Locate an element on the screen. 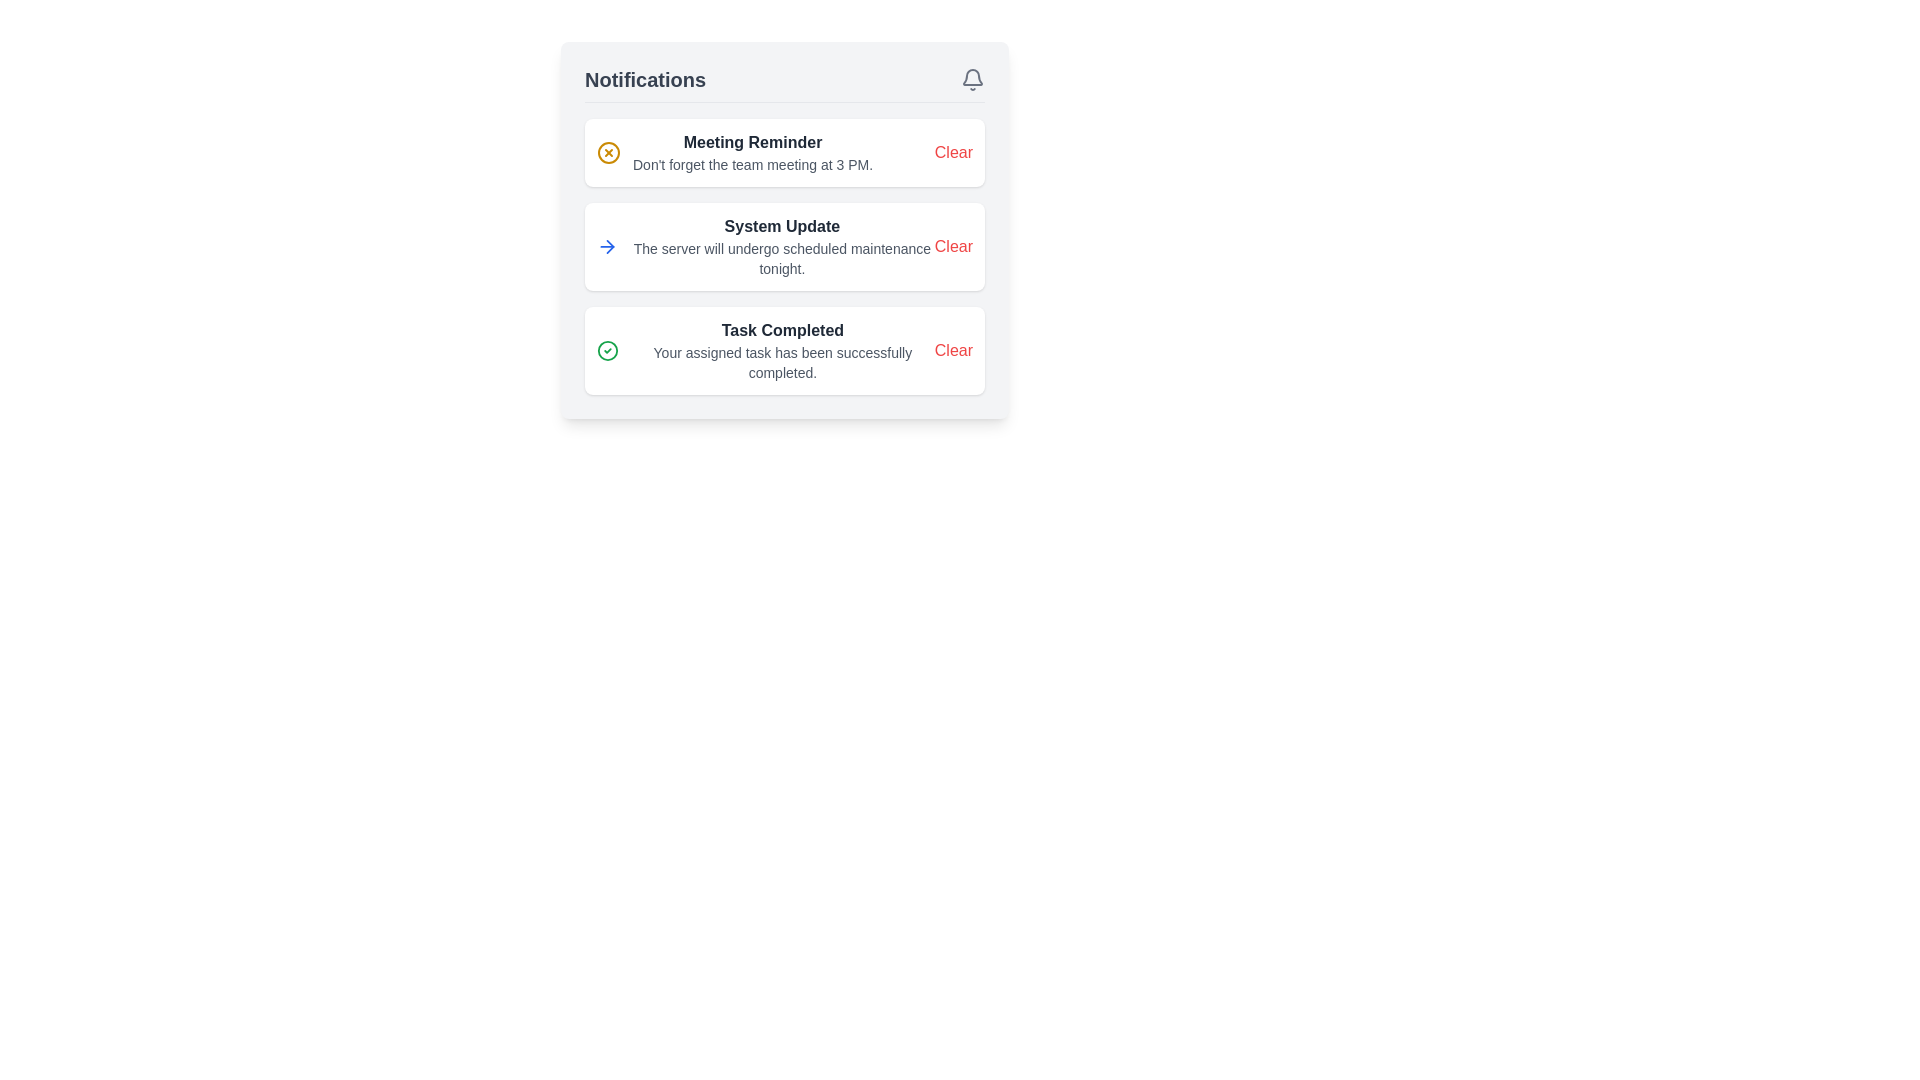 The image size is (1920, 1080). the non-interactive notification about an upcoming meeting at 3 PM, which is the first notification item under the 'Notifications' heading is located at coordinates (733, 152).